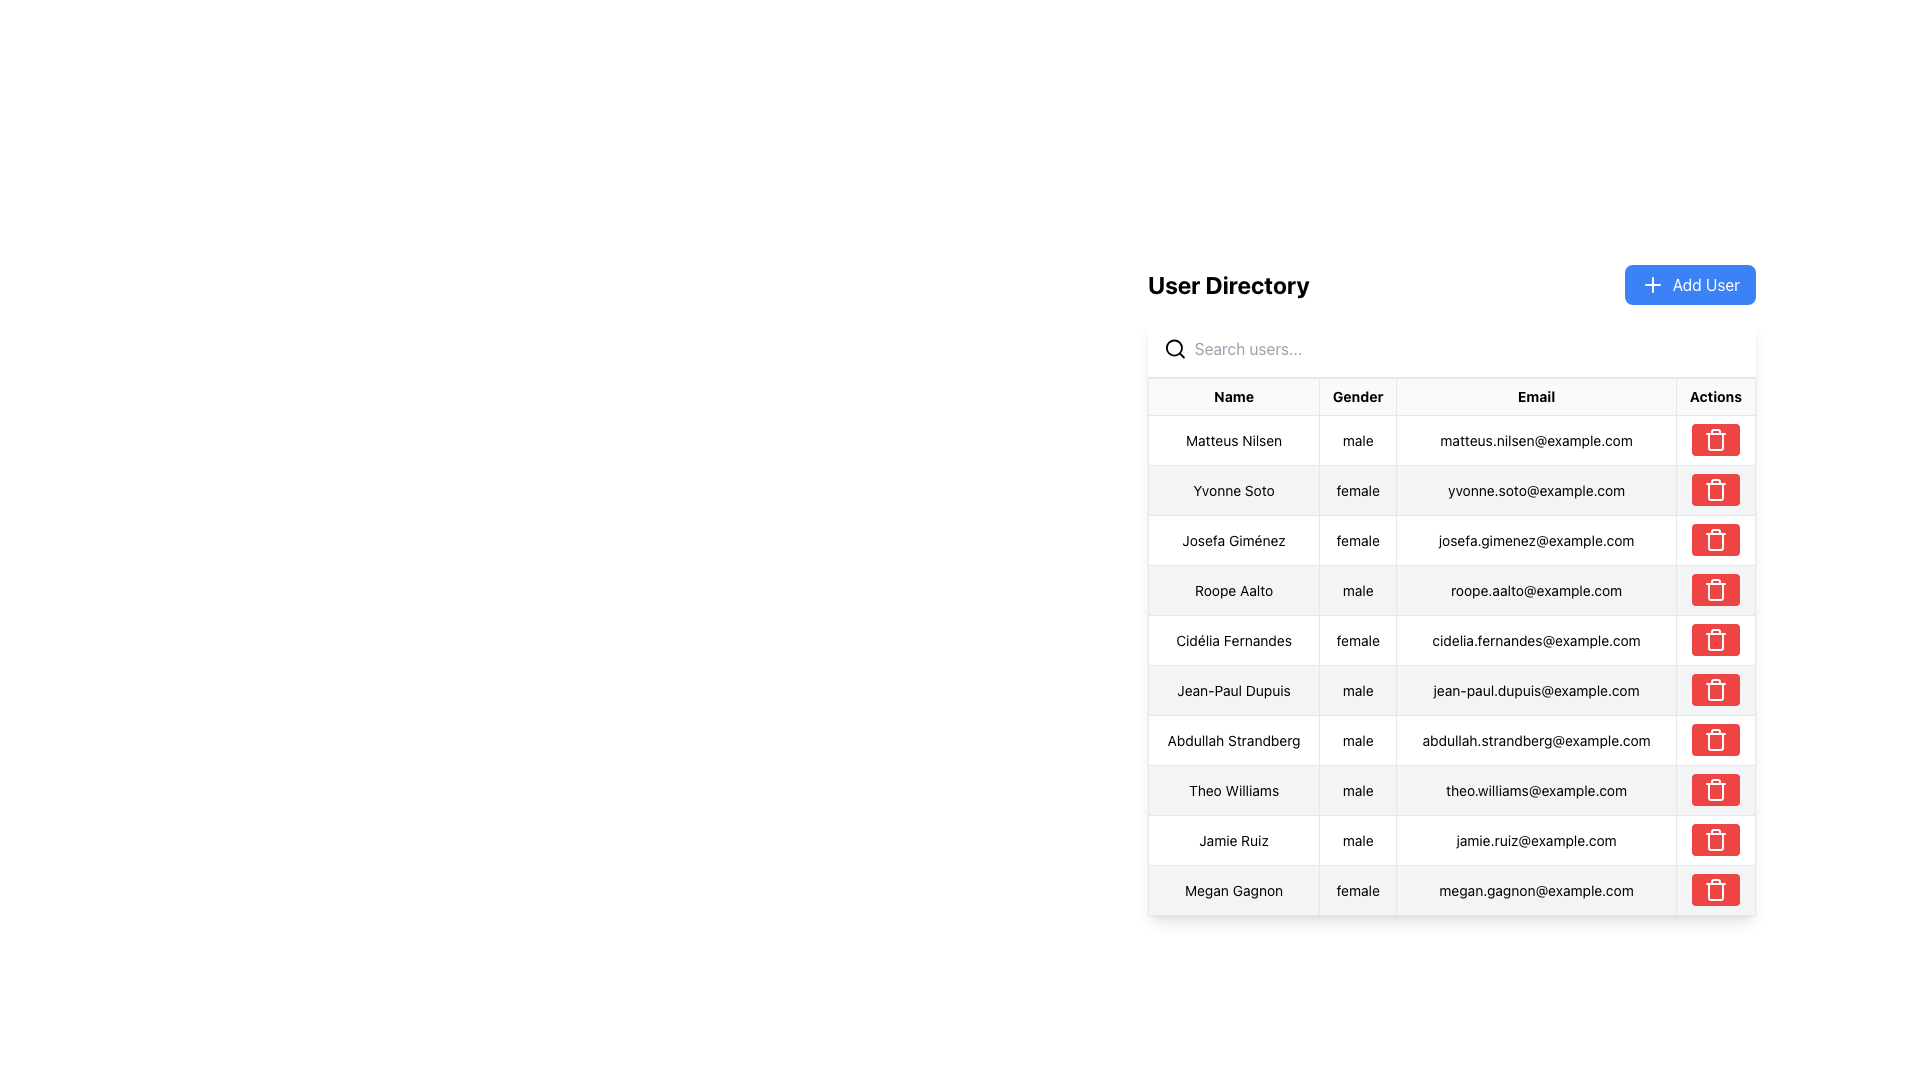 The image size is (1920, 1080). What do you see at coordinates (1714, 439) in the screenshot?
I see `the Delete button with a red background and trash can icon located in the fourth column under the 'Actions' header for the user 'Matteus Nilsen'` at bounding box center [1714, 439].